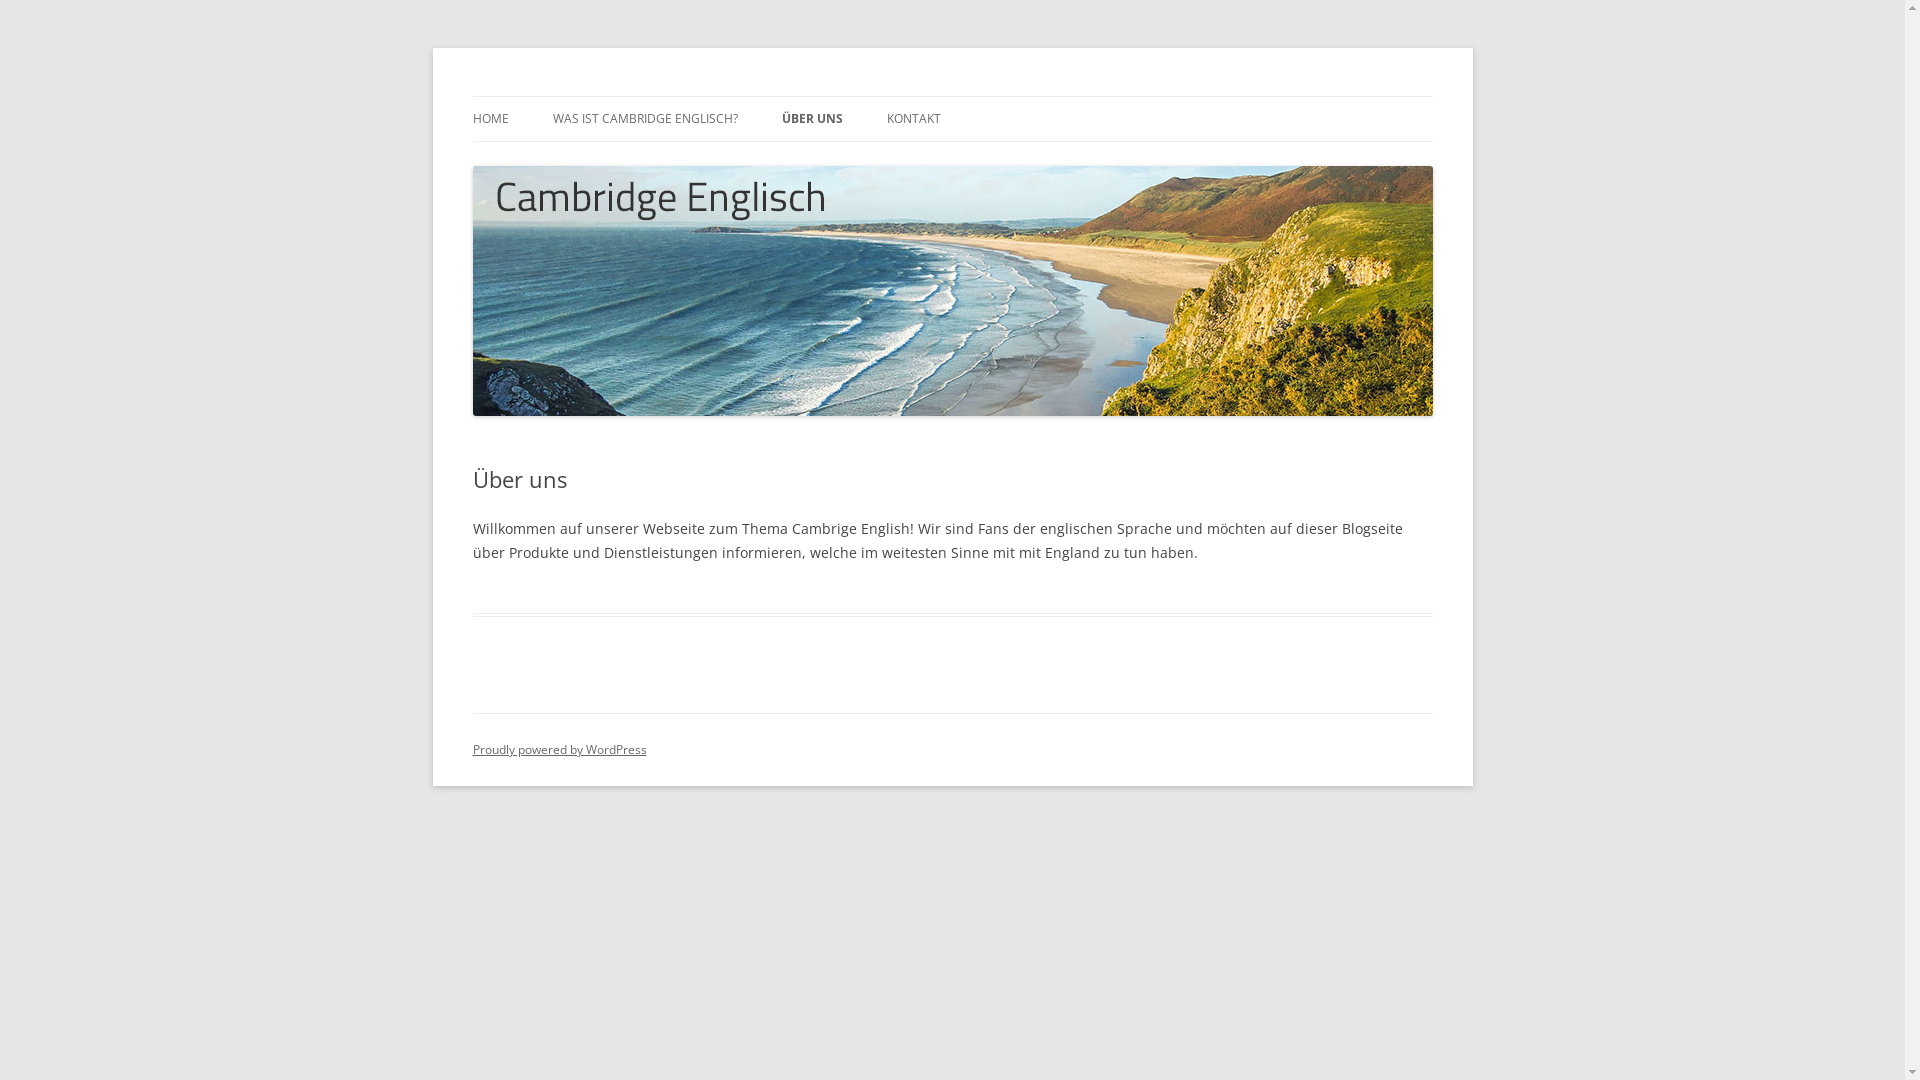  What do you see at coordinates (489, 119) in the screenshot?
I see `'HOME'` at bounding box center [489, 119].